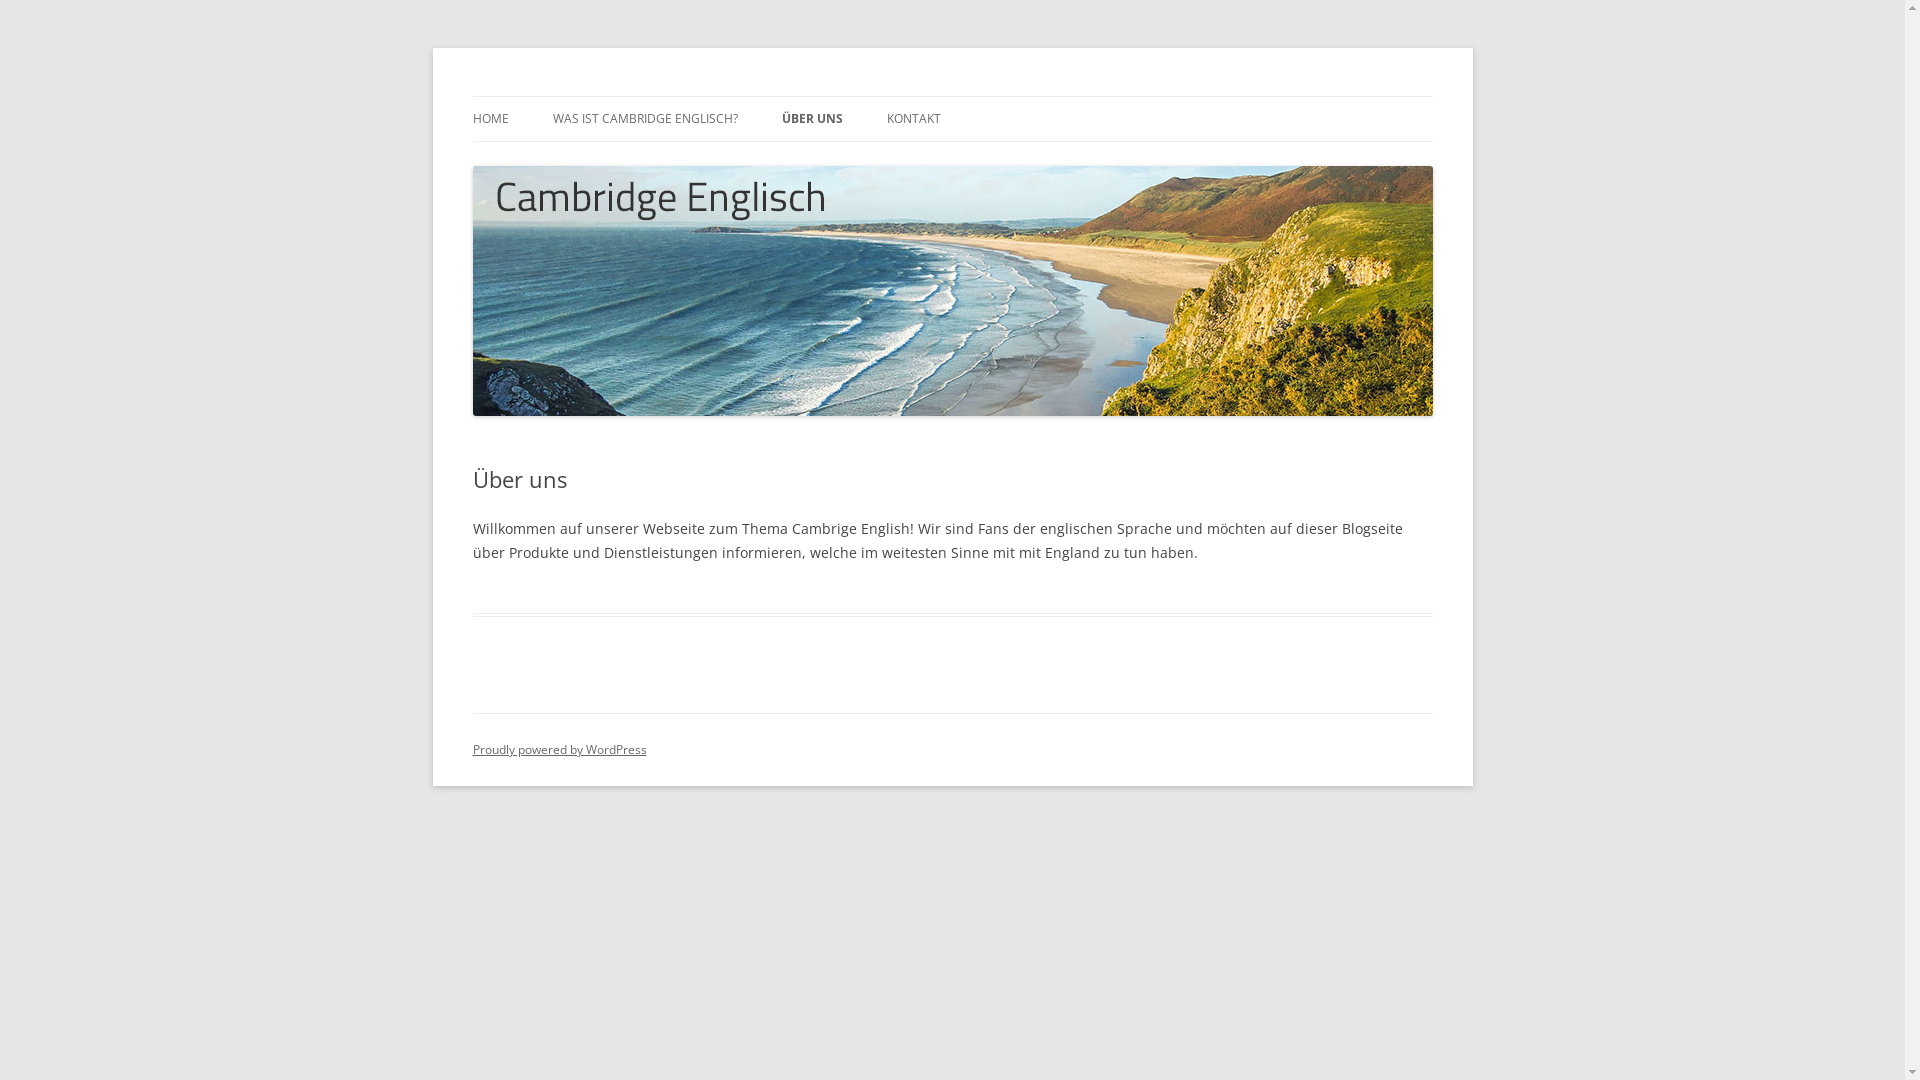  What do you see at coordinates (489, 119) in the screenshot?
I see `'HOME'` at bounding box center [489, 119].